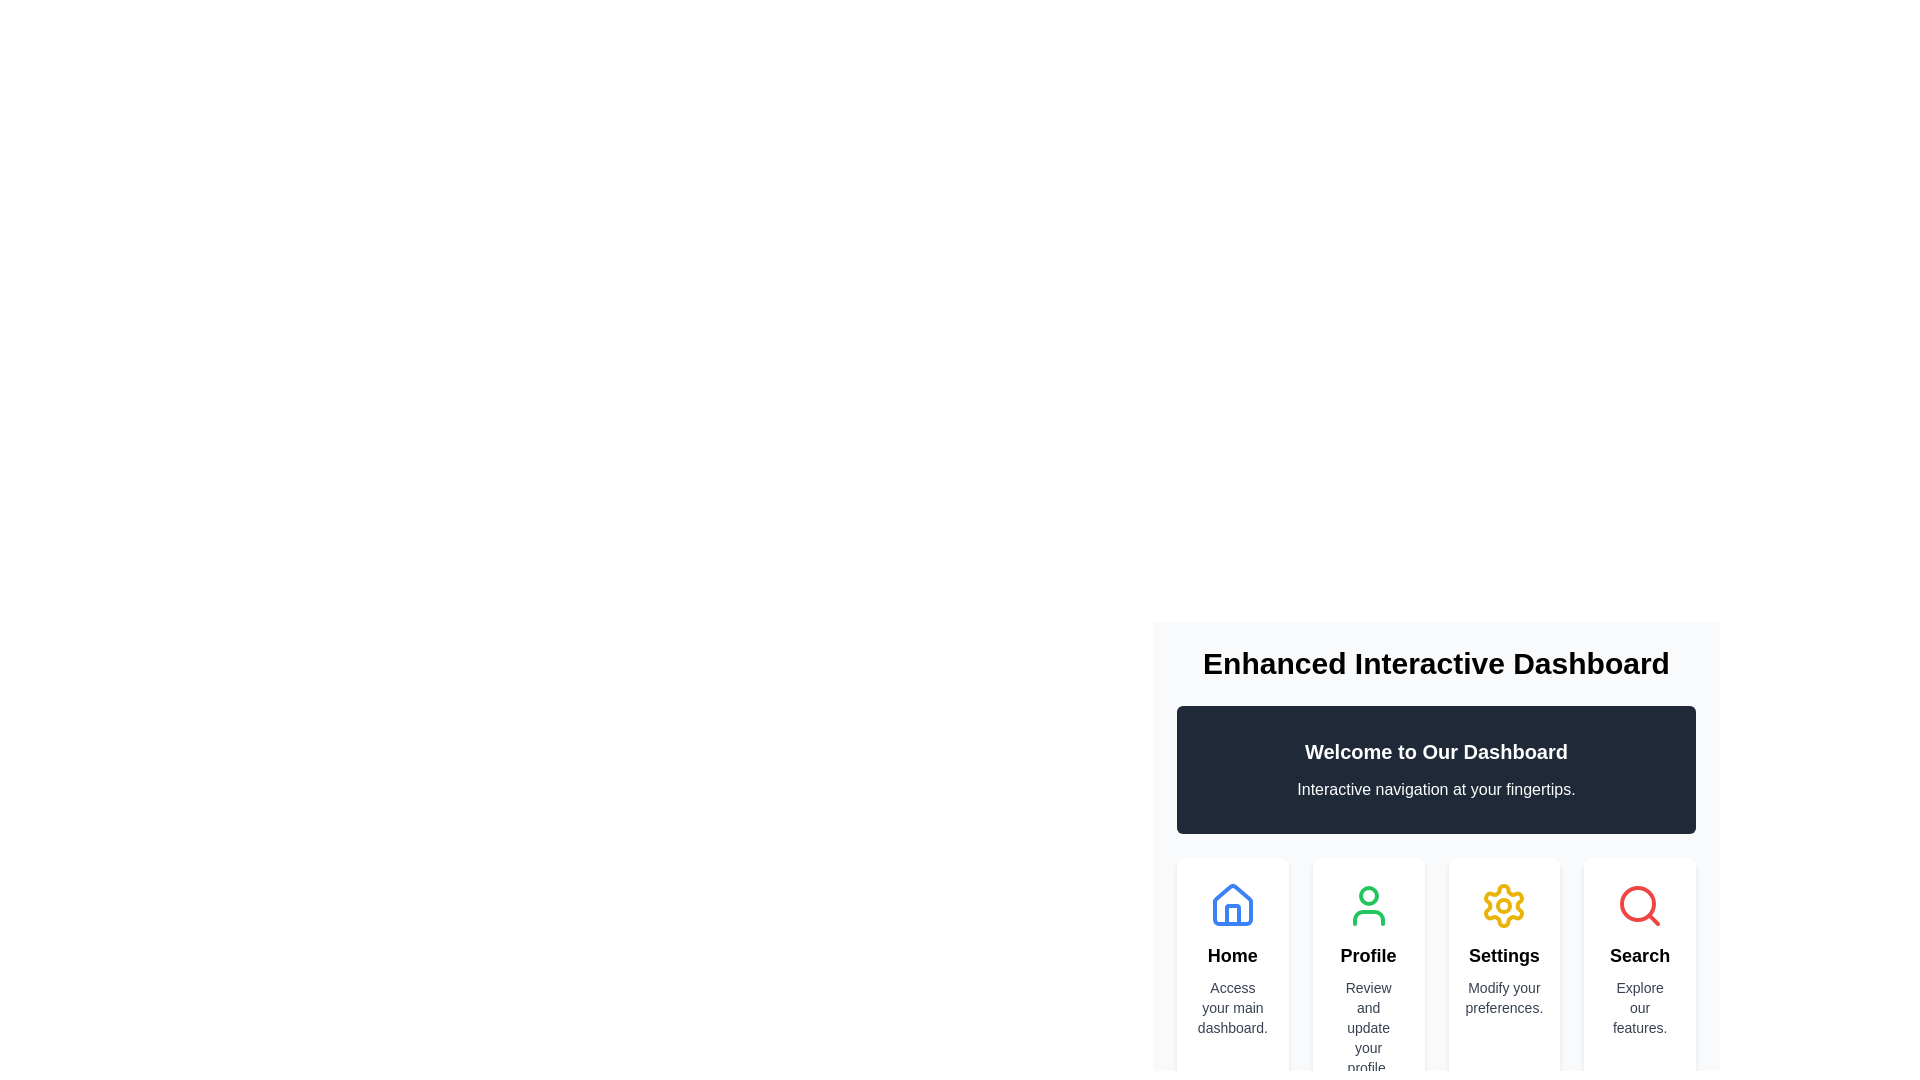  What do you see at coordinates (1435, 789) in the screenshot?
I see `static text displaying the phrase 'Interactive navigation at your fingertips.' located within a dark-colored card, positioned below the headline 'Welcome to Our Dashboard'` at bounding box center [1435, 789].